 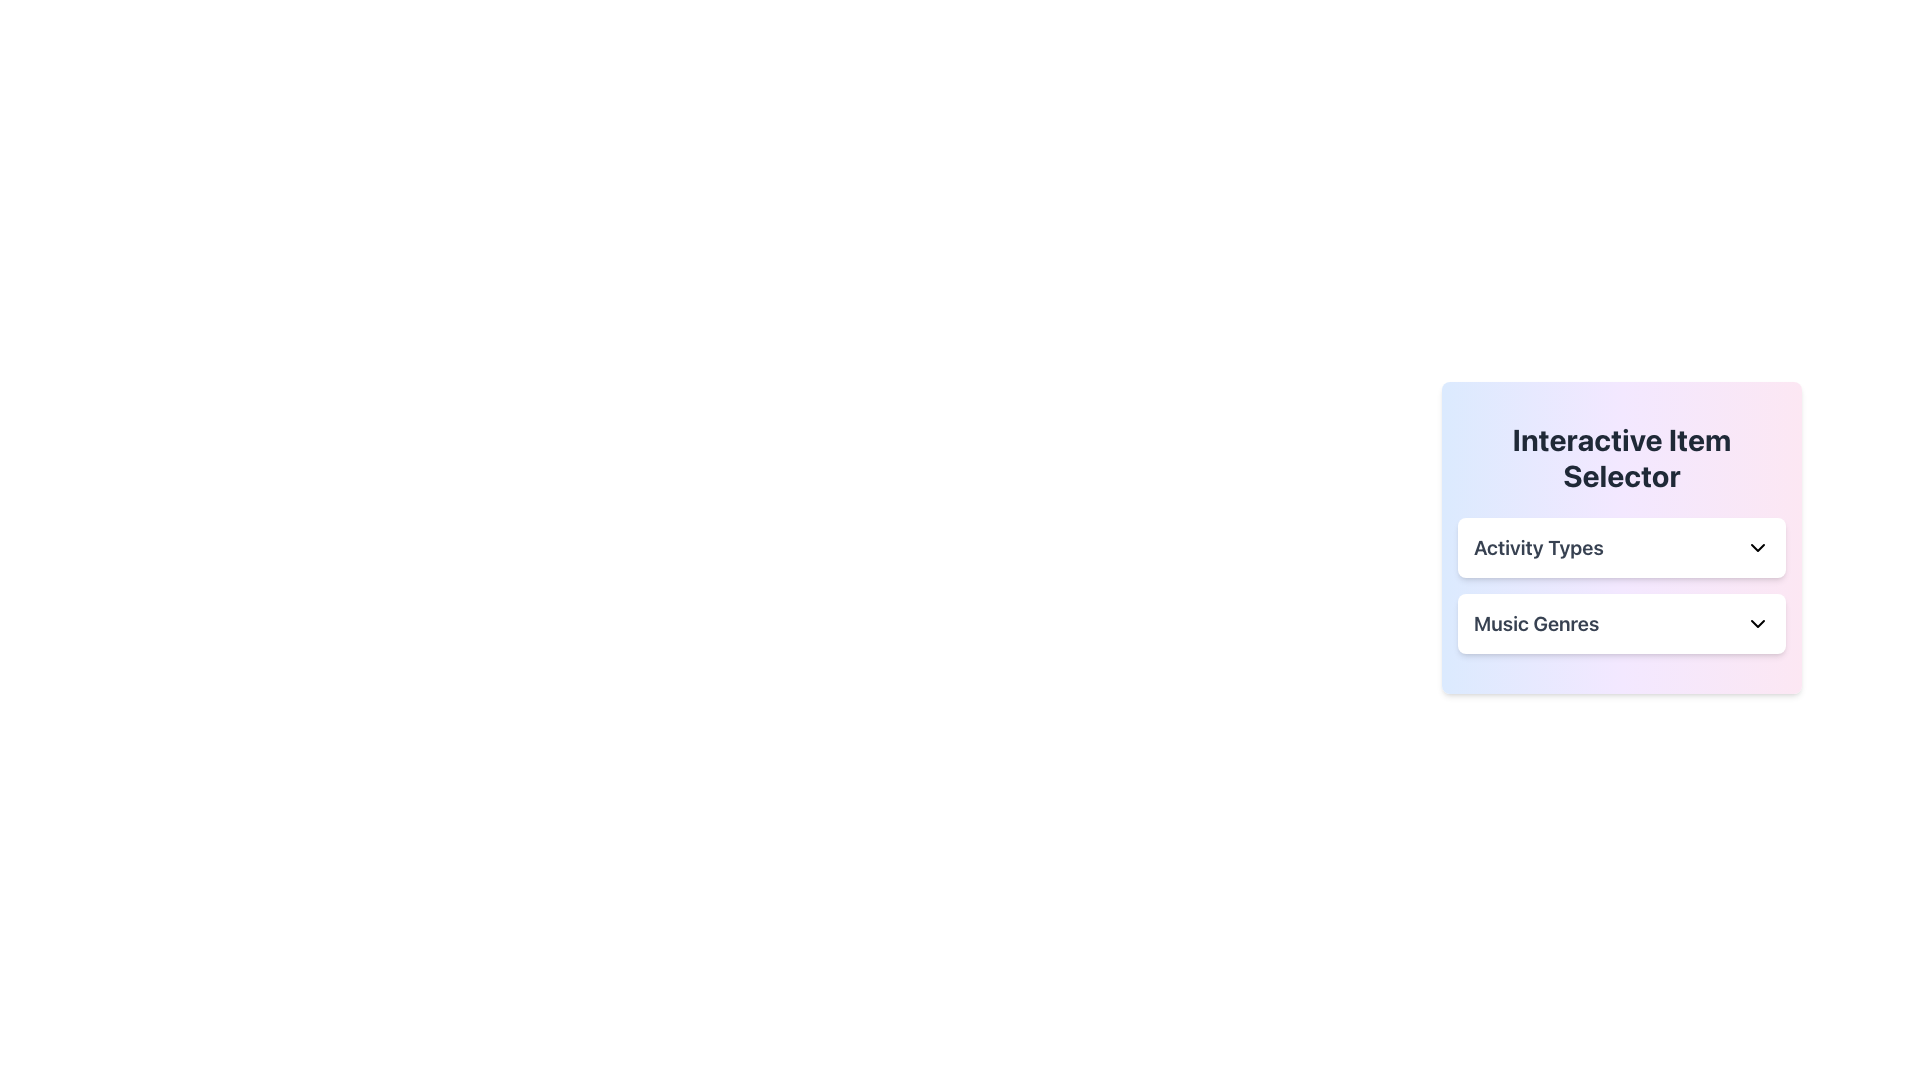 I want to click on the static text label indicating the category of the dropdown options located below the heading 'Interactive Item Selector', so click(x=1537, y=547).